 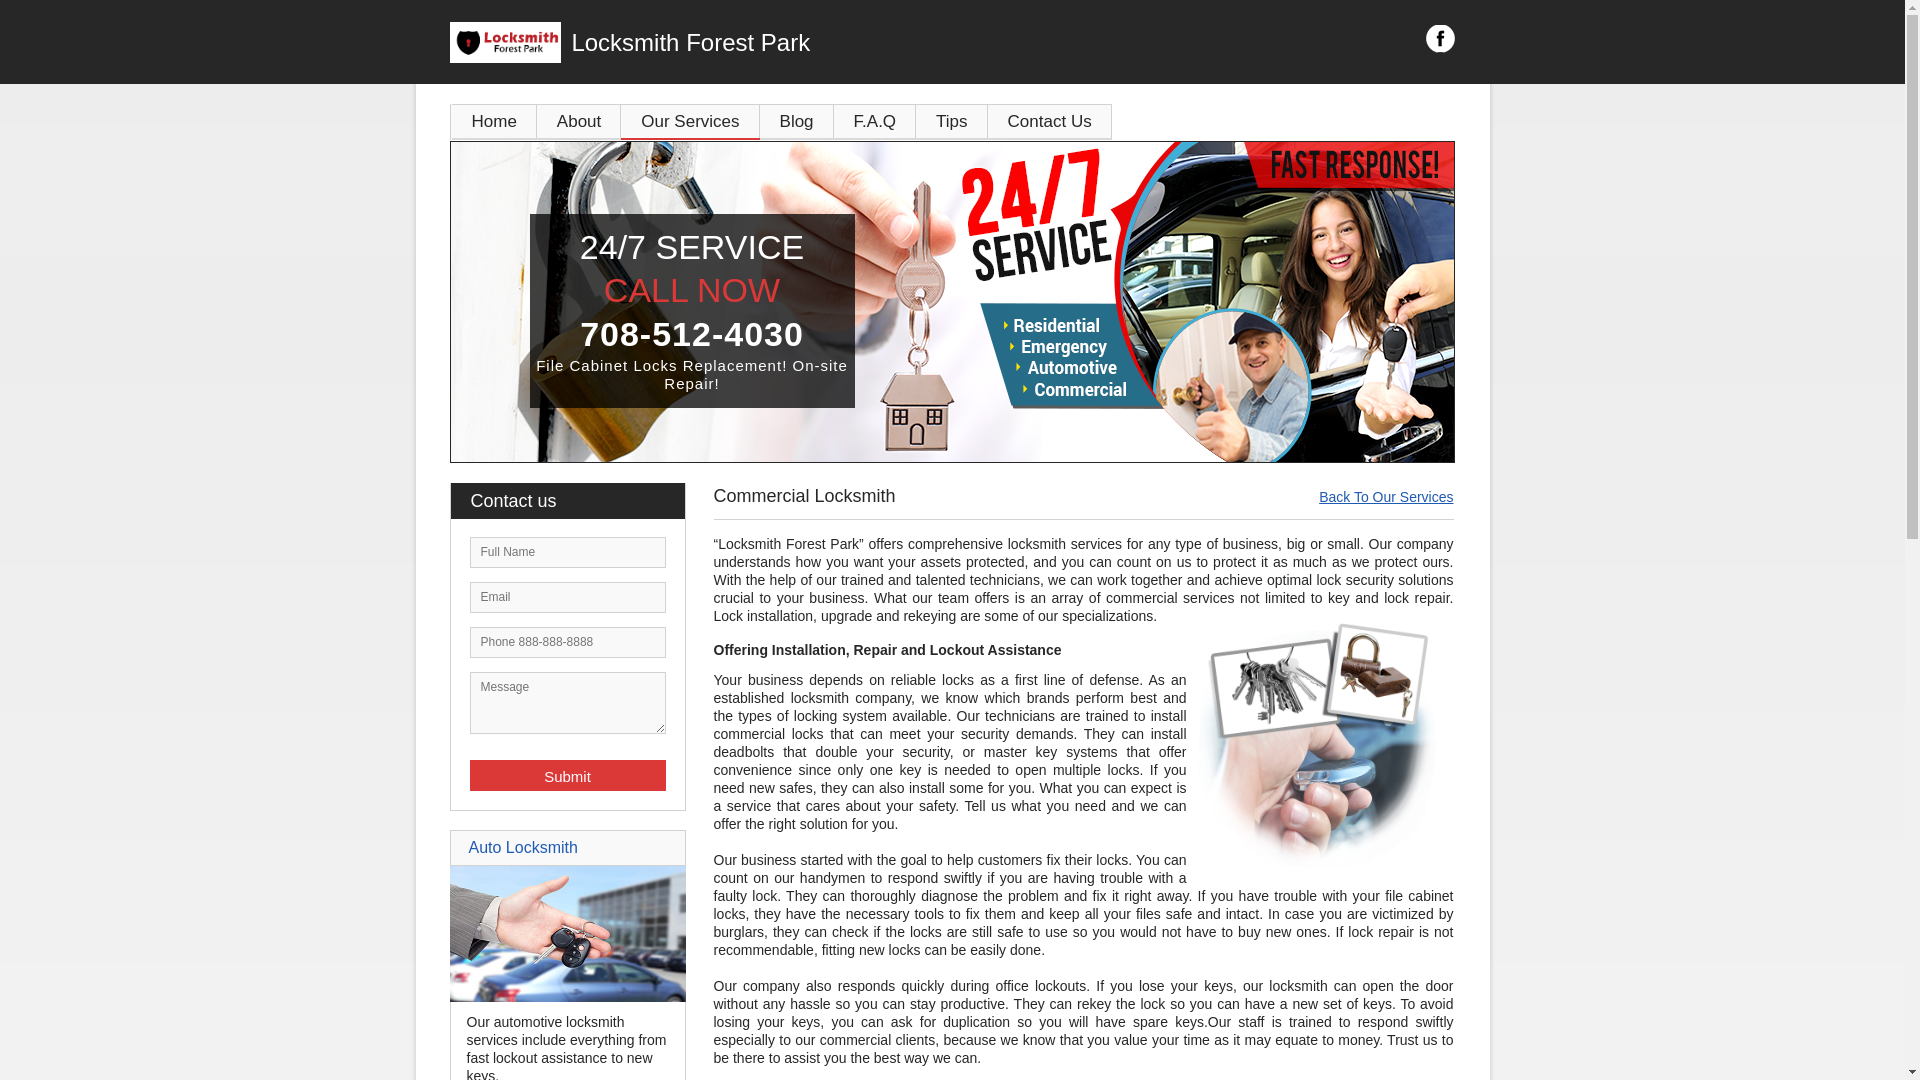 I want to click on 'Commercial Locksmith in Forest Park', so click(x=1319, y=741).